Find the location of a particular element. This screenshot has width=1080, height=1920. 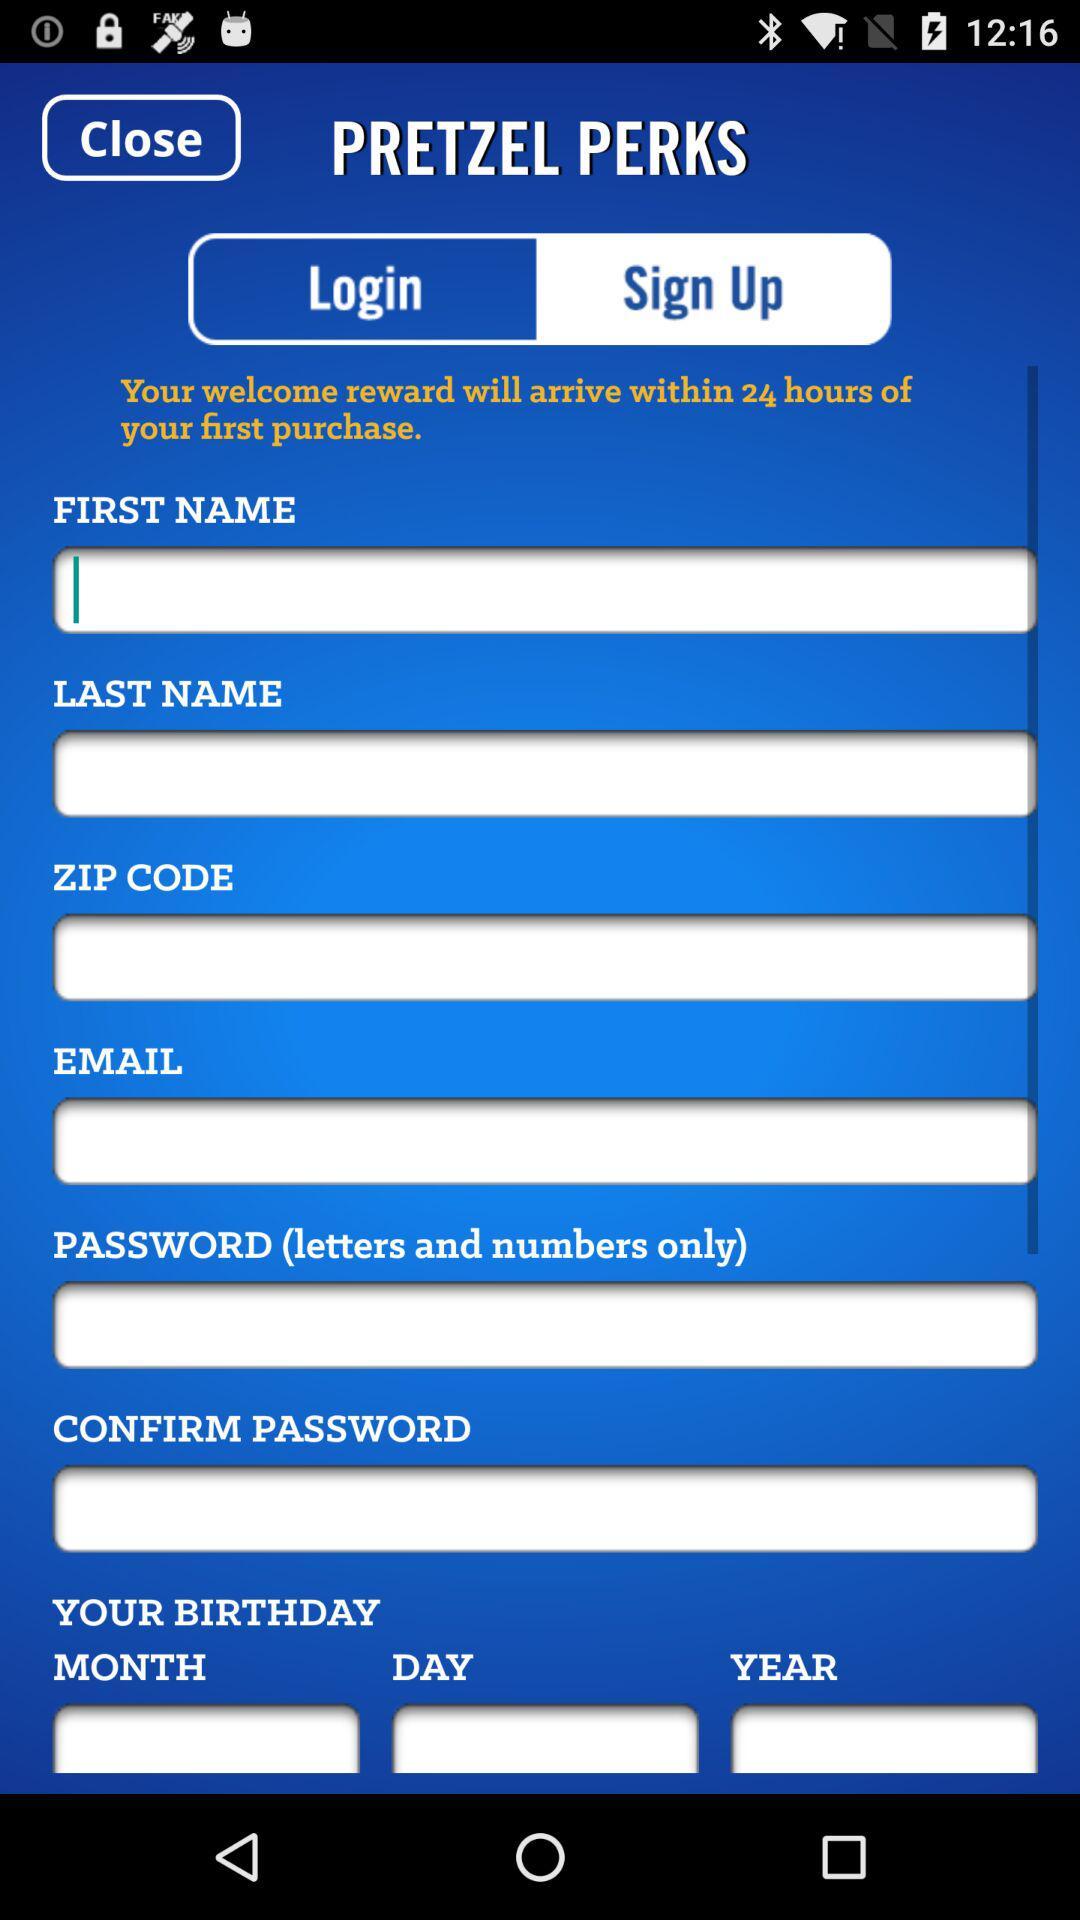

the close is located at coordinates (140, 136).